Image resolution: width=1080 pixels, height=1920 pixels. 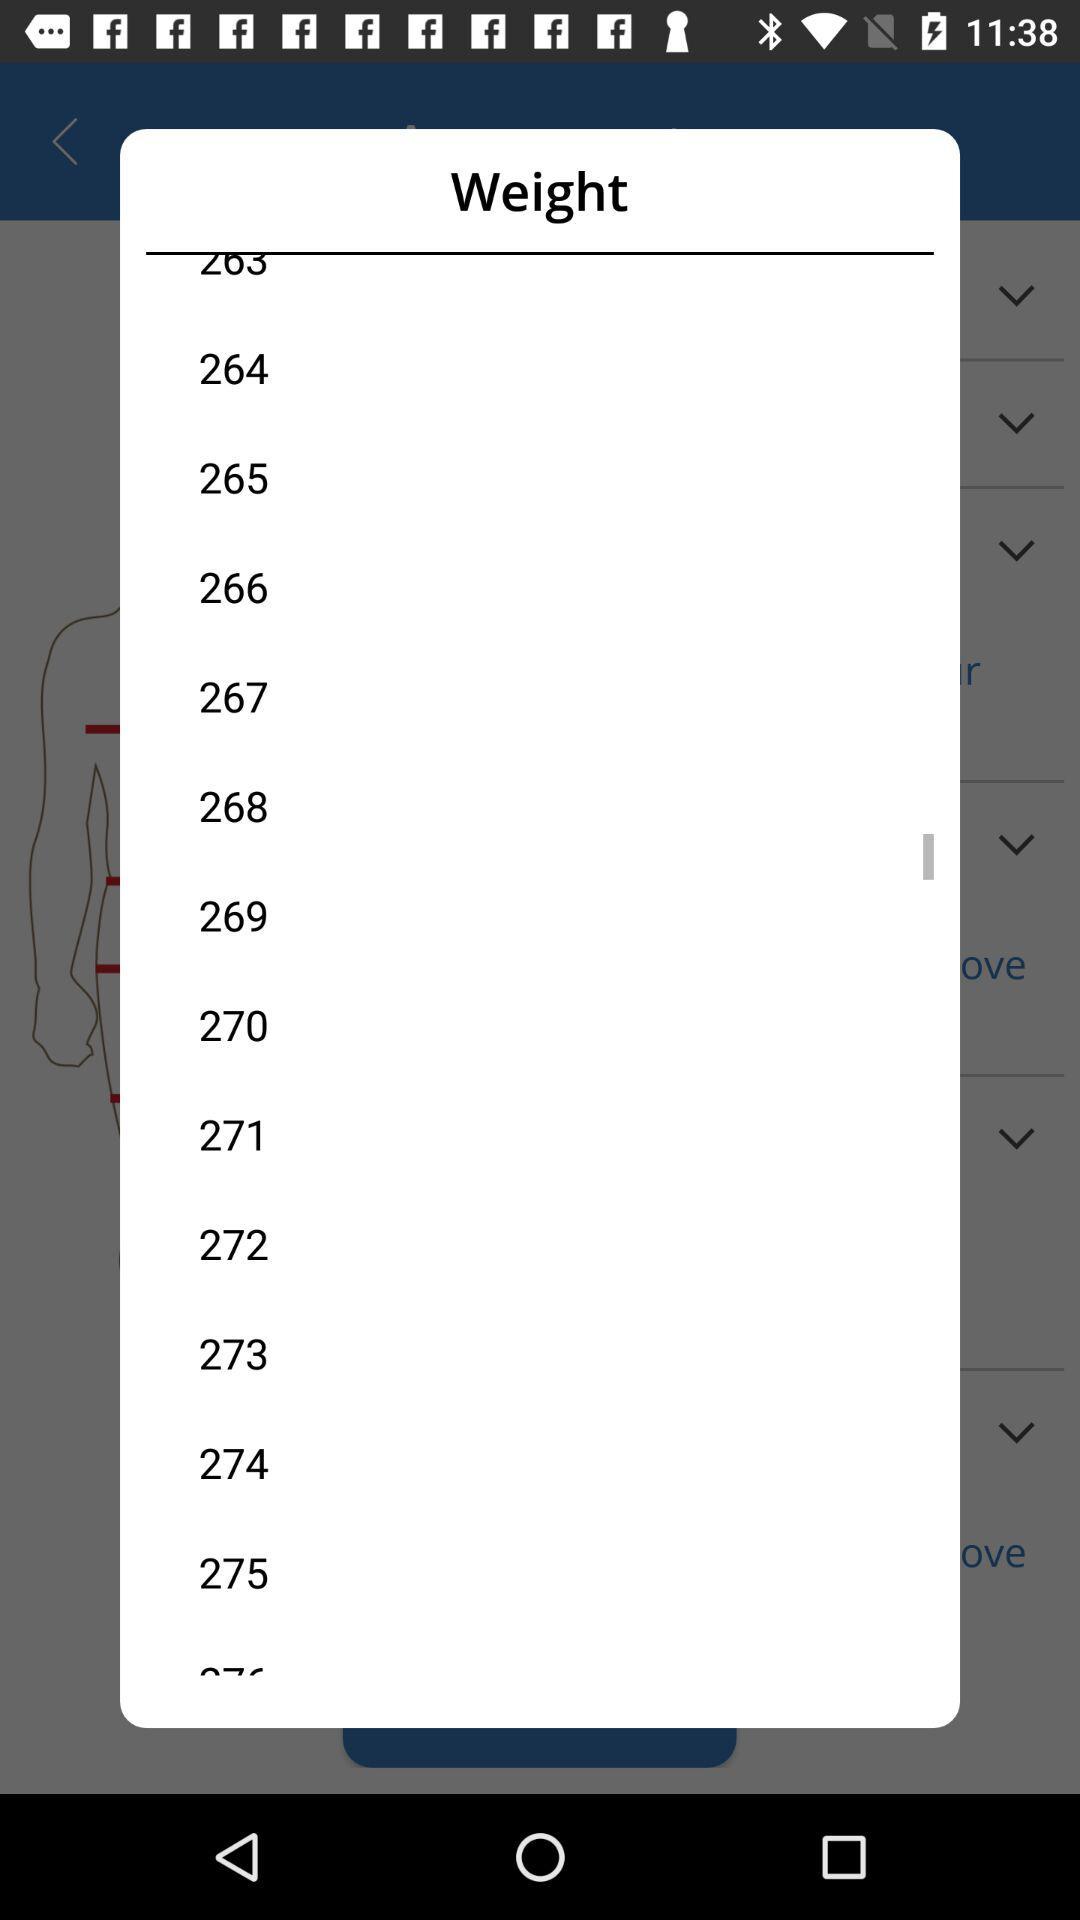 I want to click on 271, so click(x=369, y=1133).